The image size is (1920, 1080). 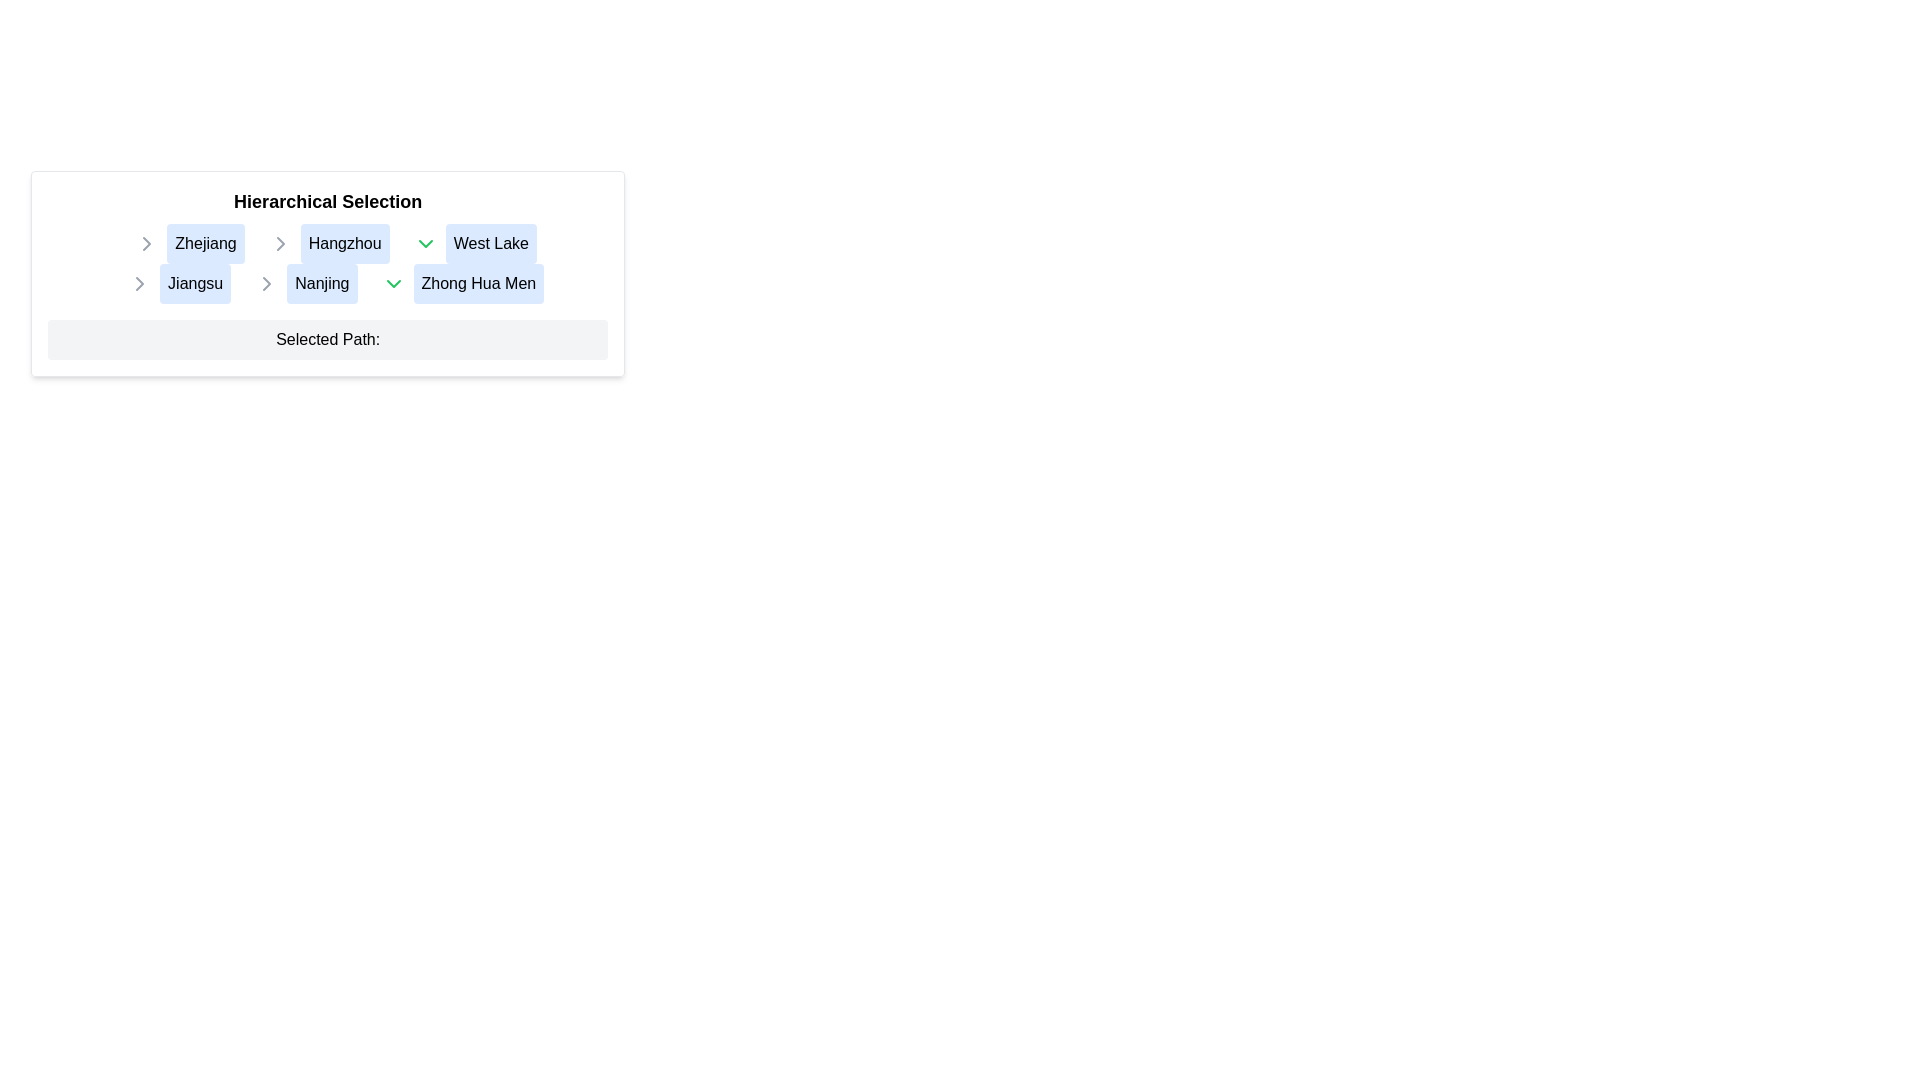 I want to click on the chevron icon located to the right of the 'Zhejiang' label, which indicates the navigation to 'Hangzhou', so click(x=146, y=242).